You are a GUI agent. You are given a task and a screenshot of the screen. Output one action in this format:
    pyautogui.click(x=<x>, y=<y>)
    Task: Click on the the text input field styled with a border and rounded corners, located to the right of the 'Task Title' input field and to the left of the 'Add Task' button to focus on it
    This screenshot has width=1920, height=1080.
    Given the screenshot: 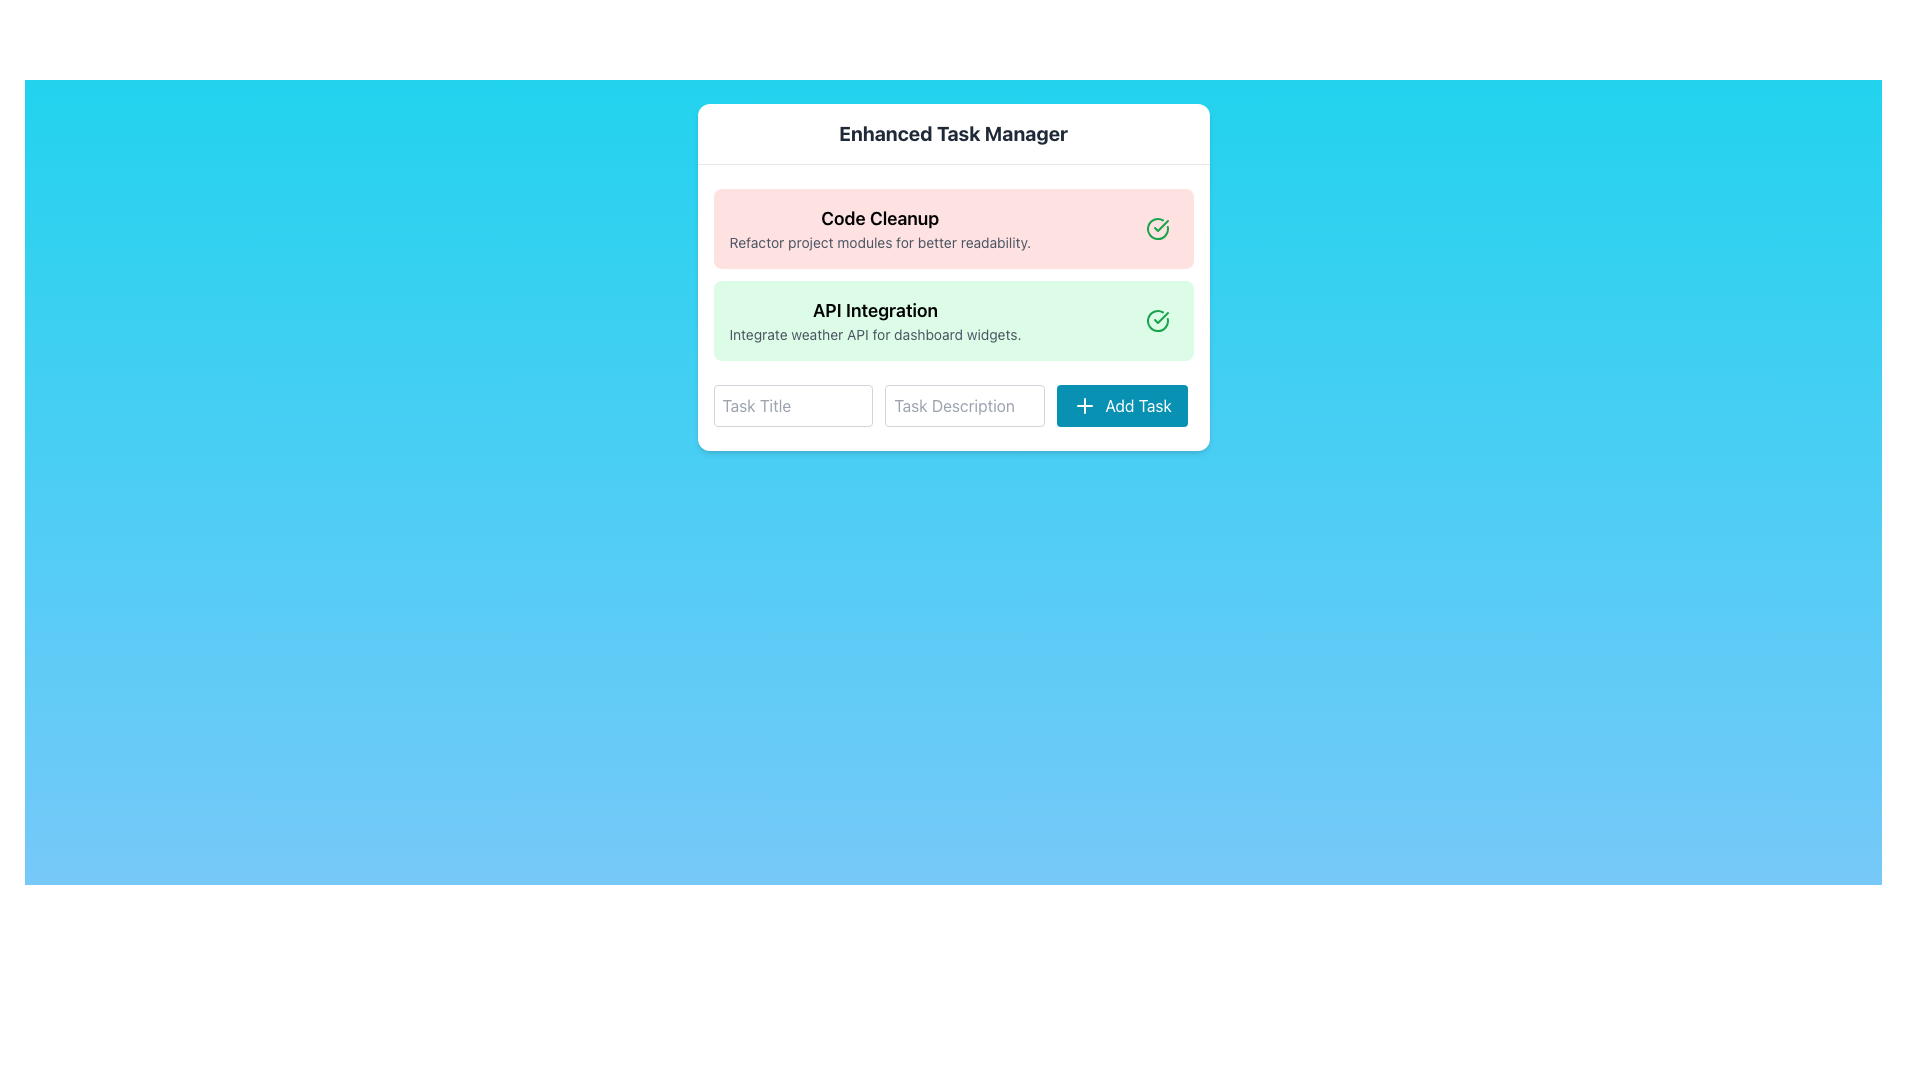 What is the action you would take?
    pyautogui.click(x=952, y=405)
    